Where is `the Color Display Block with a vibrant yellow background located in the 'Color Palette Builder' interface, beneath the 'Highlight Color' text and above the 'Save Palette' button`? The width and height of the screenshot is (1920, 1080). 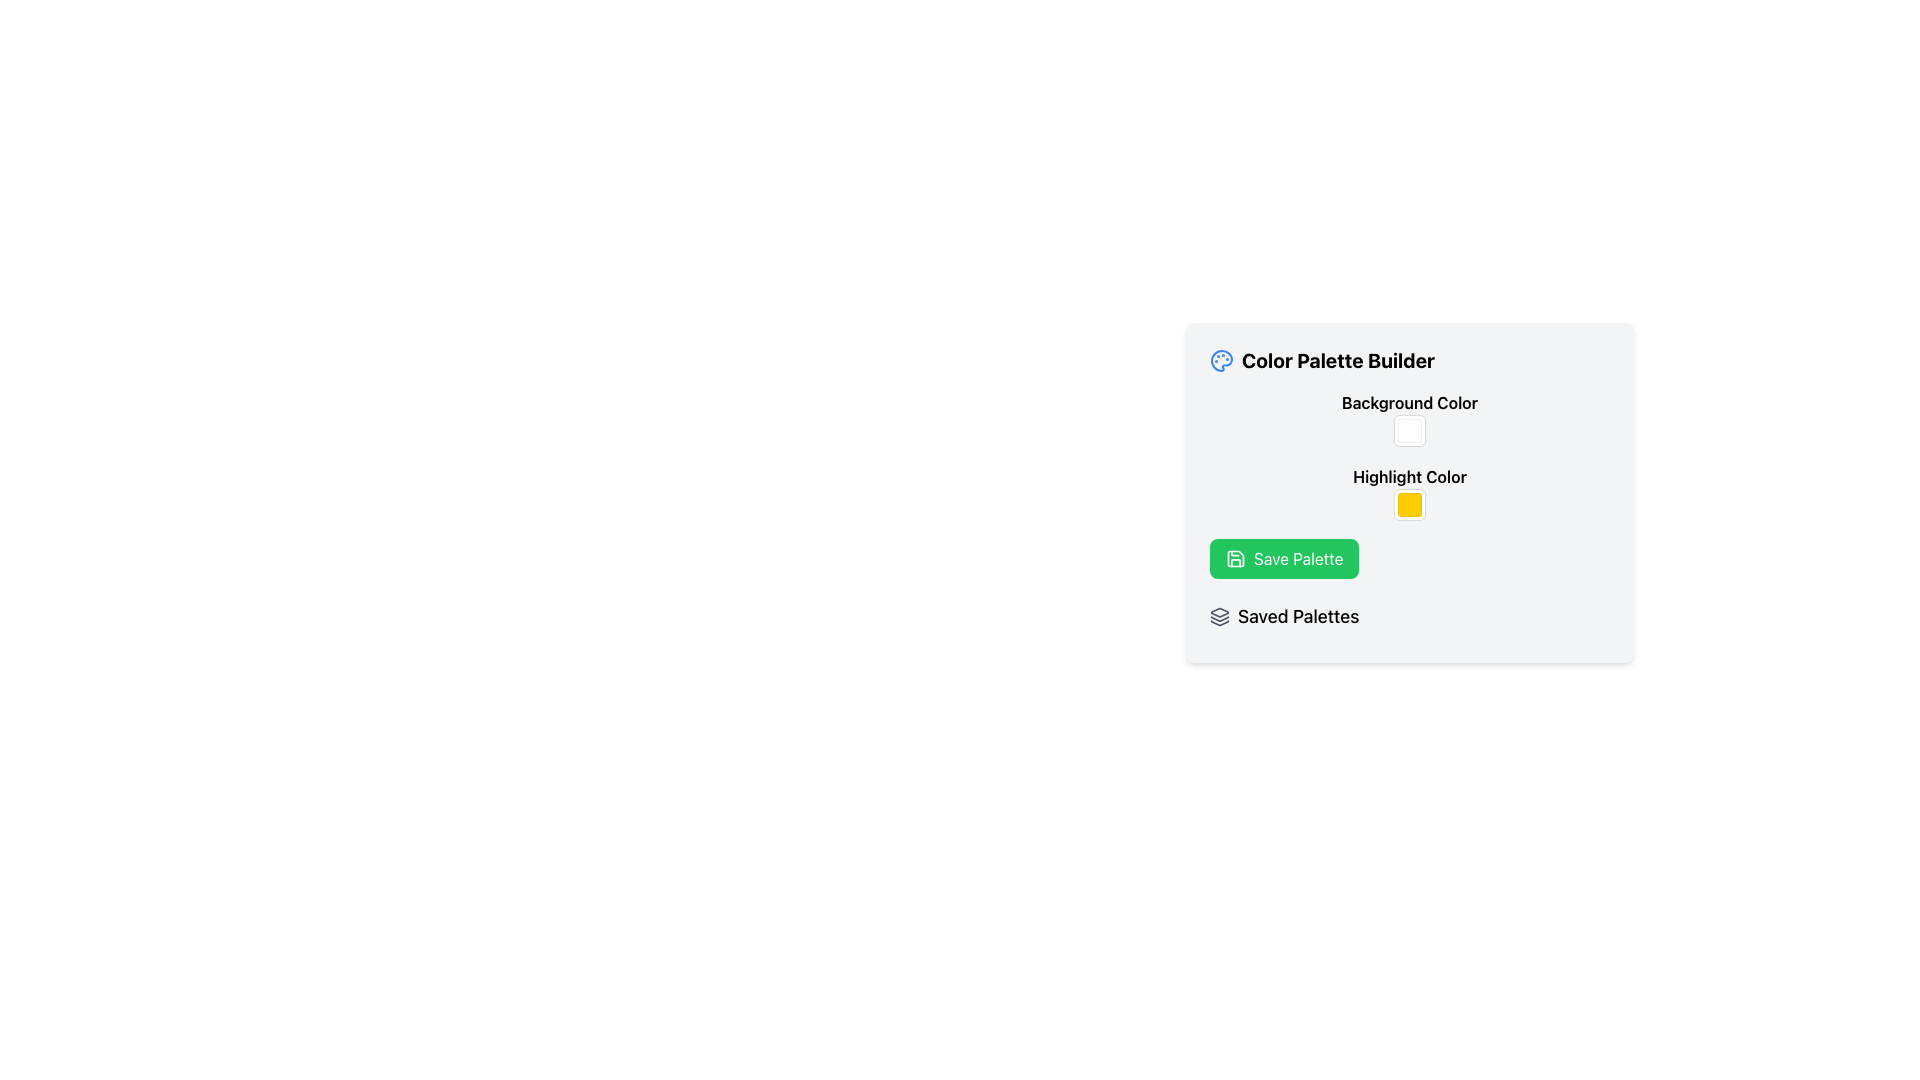 the Color Display Block with a vibrant yellow background located in the 'Color Palette Builder' interface, beneath the 'Highlight Color' text and above the 'Save Palette' button is located at coordinates (1409, 504).